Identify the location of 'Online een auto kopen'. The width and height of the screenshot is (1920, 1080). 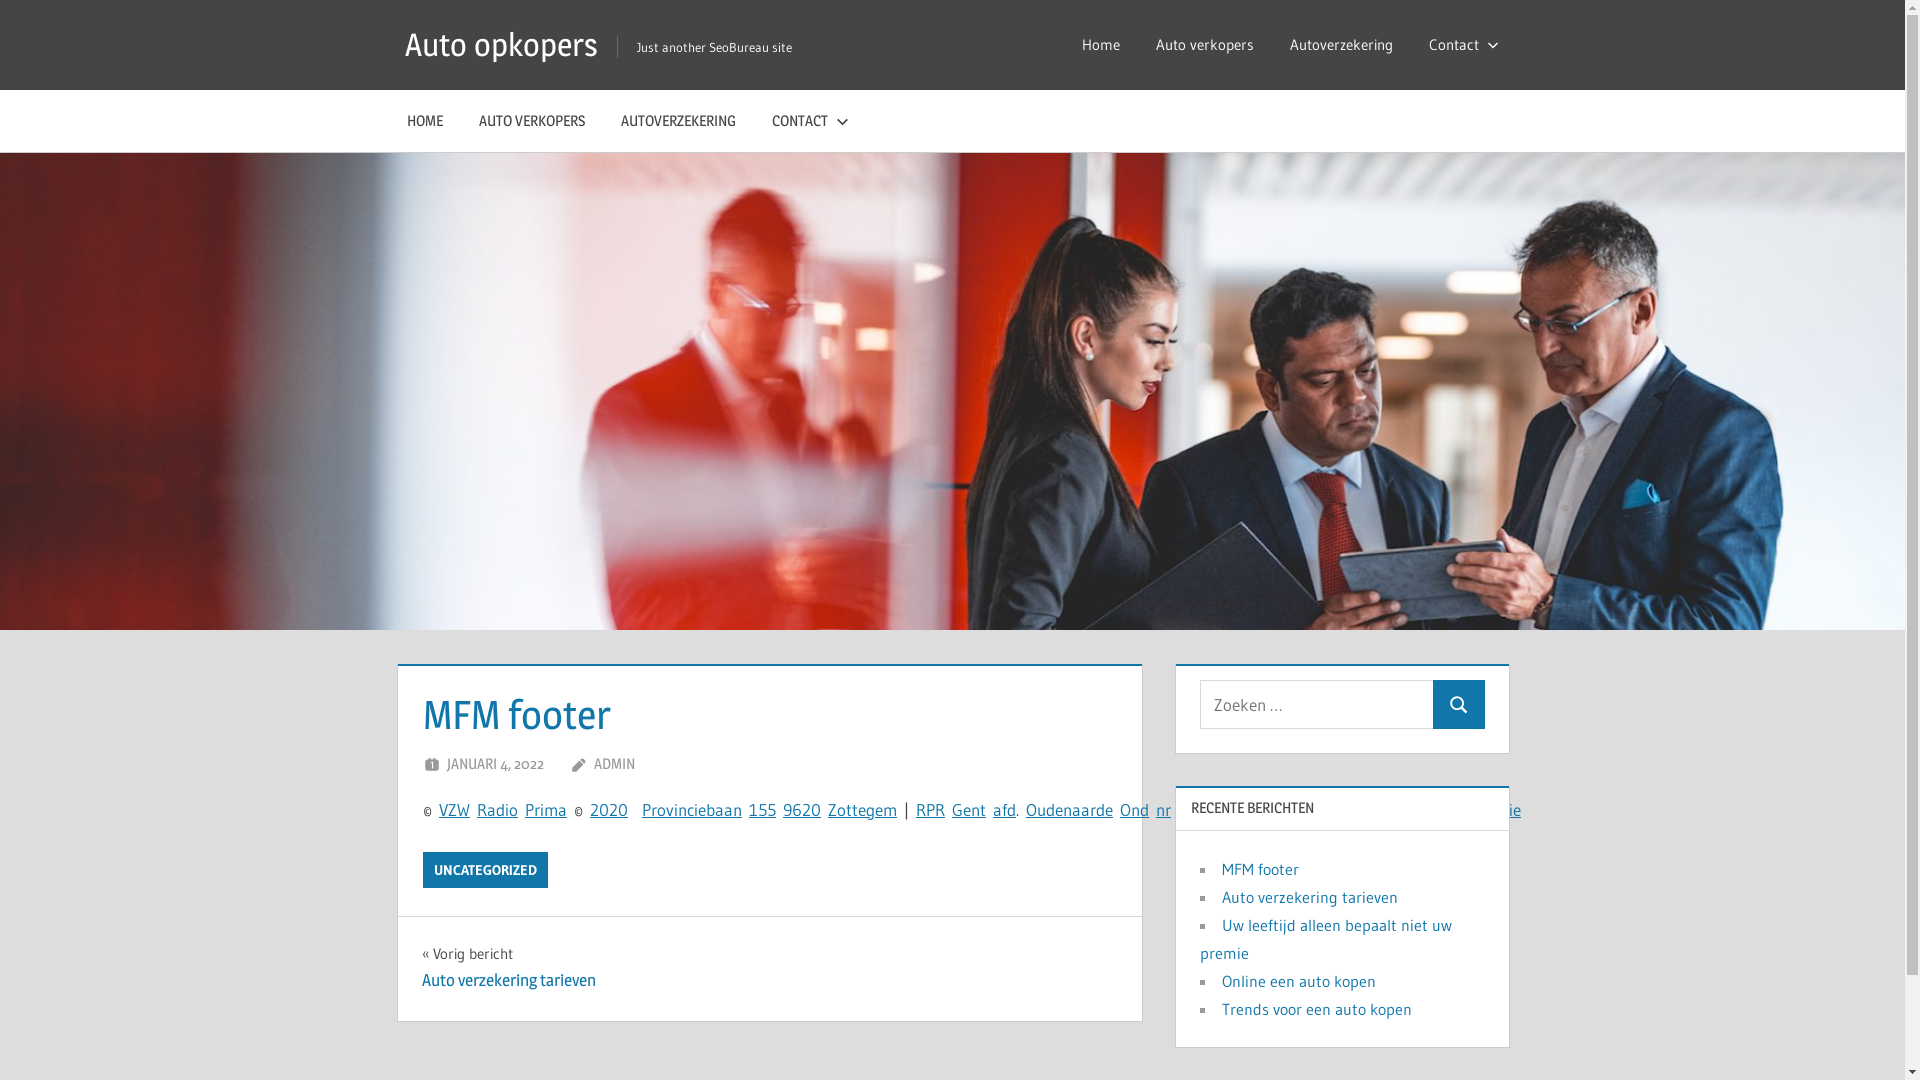
(1299, 979).